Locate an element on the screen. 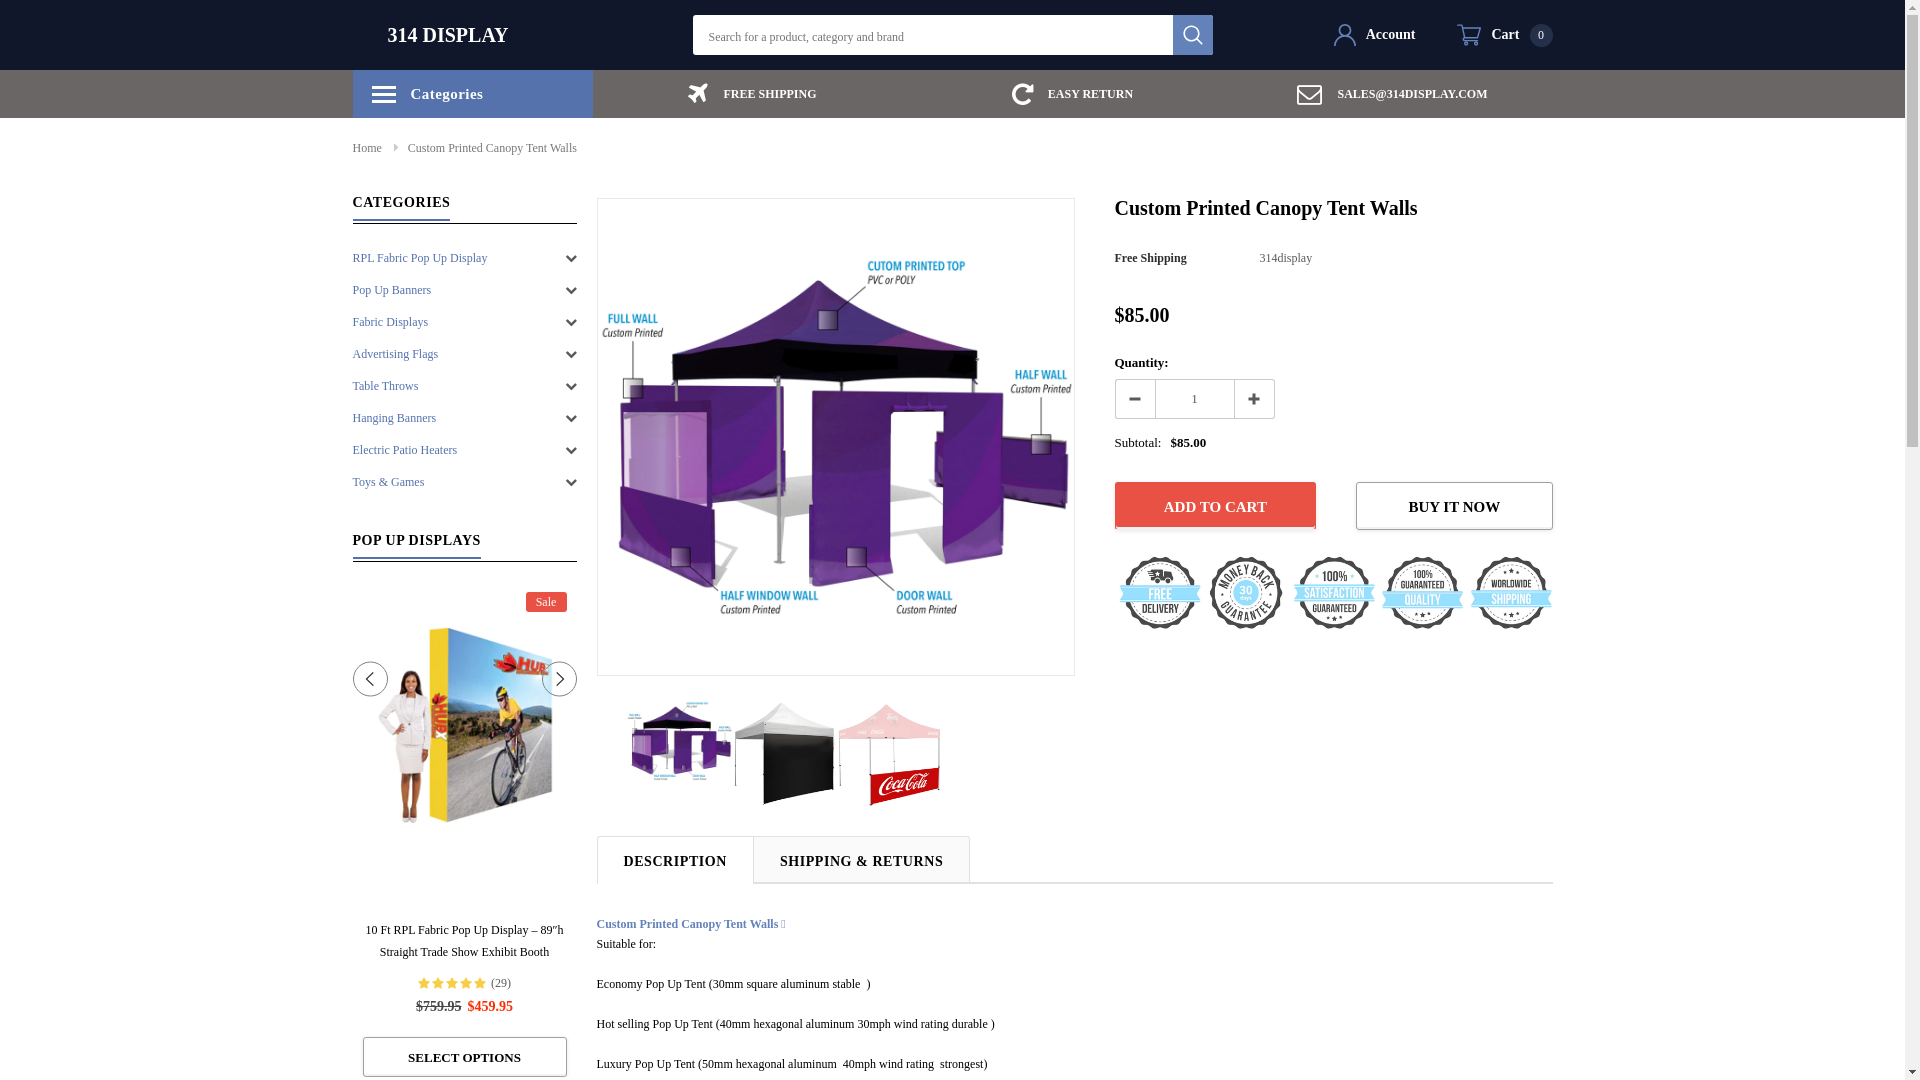 The image size is (1920, 1080). 'SALES@314DISPLAY.COM' is located at coordinates (1391, 94).